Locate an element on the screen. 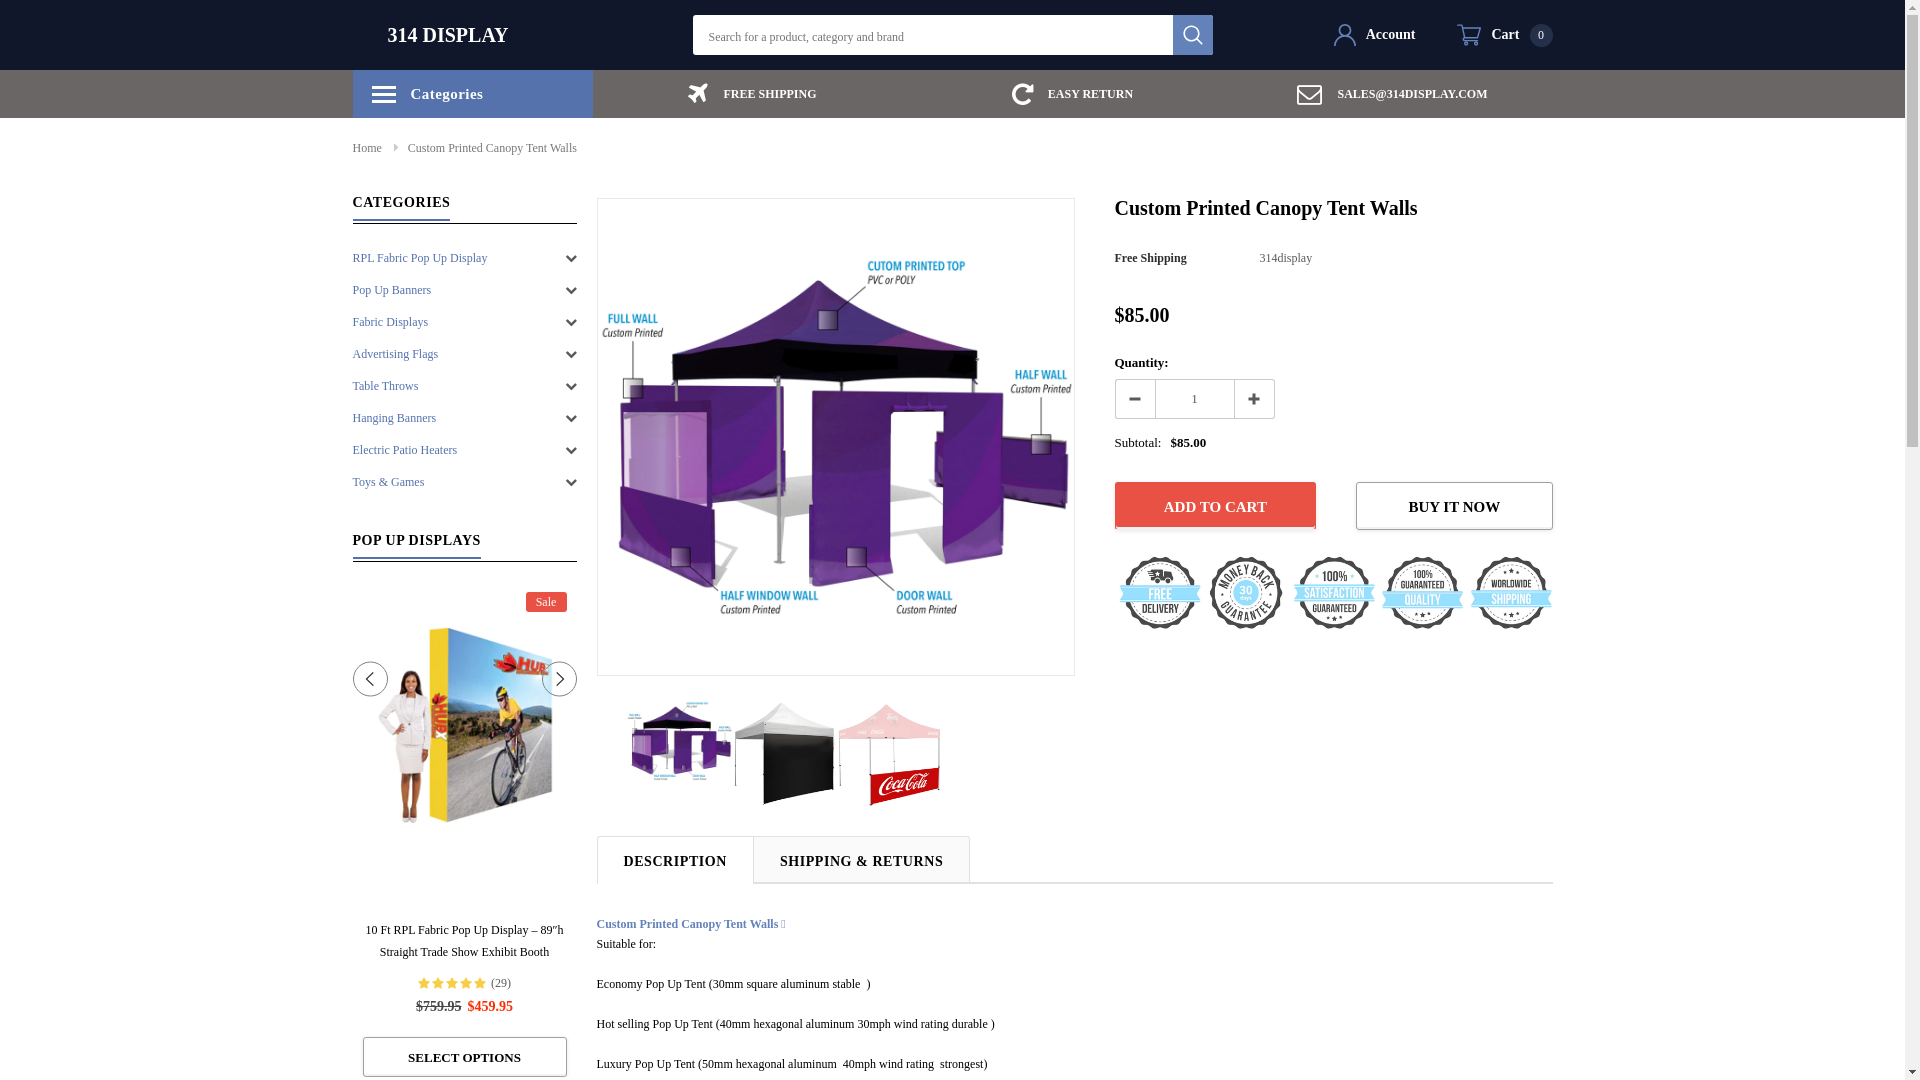 The image size is (1920, 1080). 'SALES@314DISPLAY.COM' is located at coordinates (1391, 94).